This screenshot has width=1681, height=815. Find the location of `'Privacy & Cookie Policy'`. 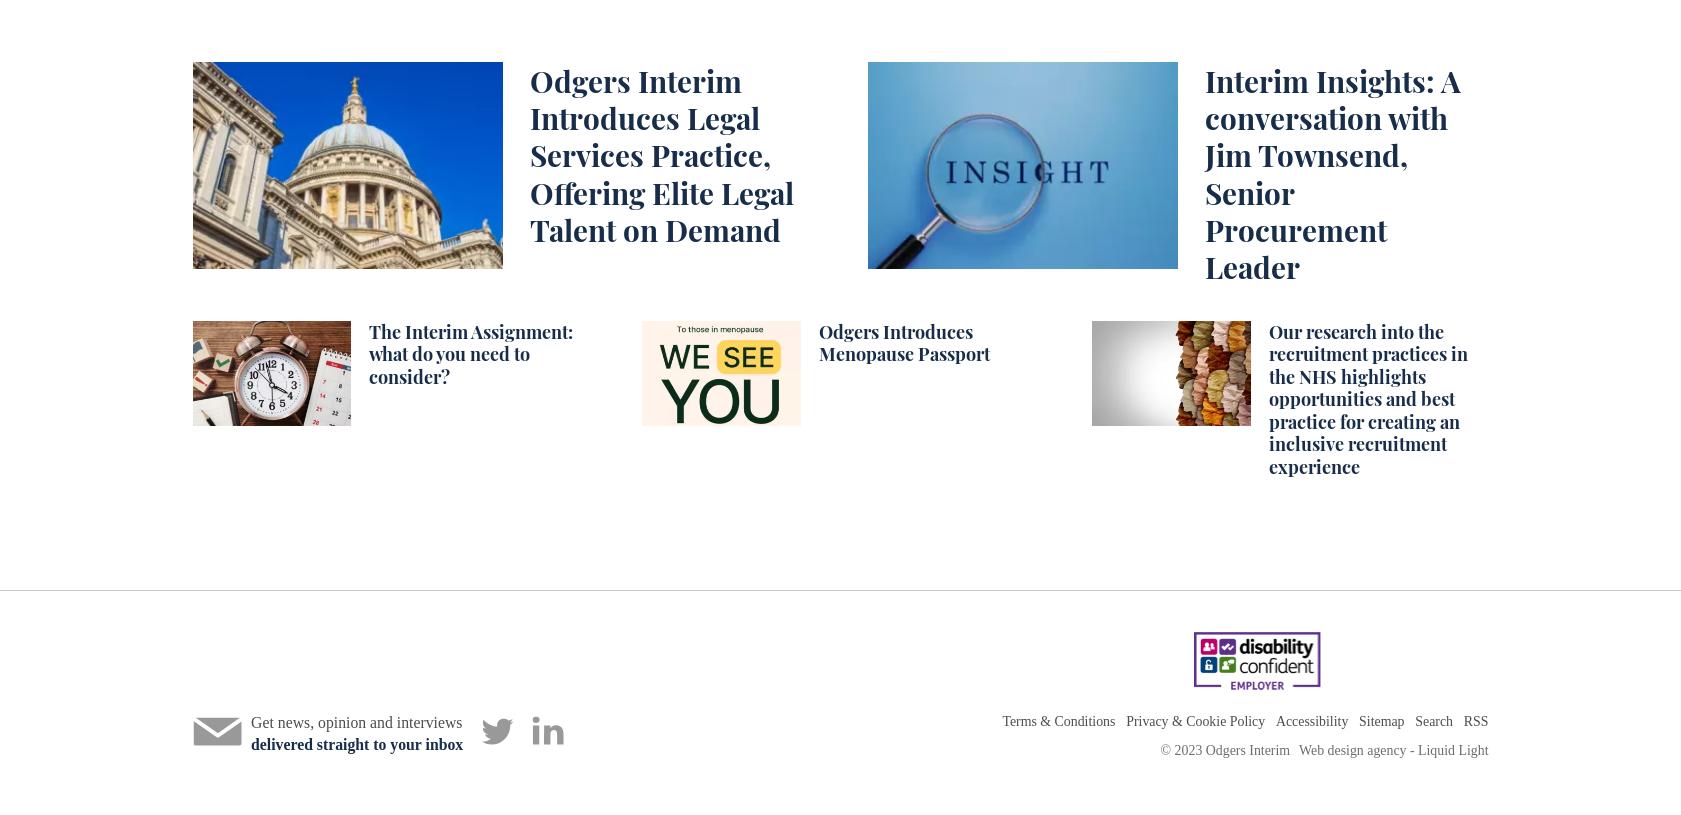

'Privacy & Cookie Policy' is located at coordinates (1195, 720).